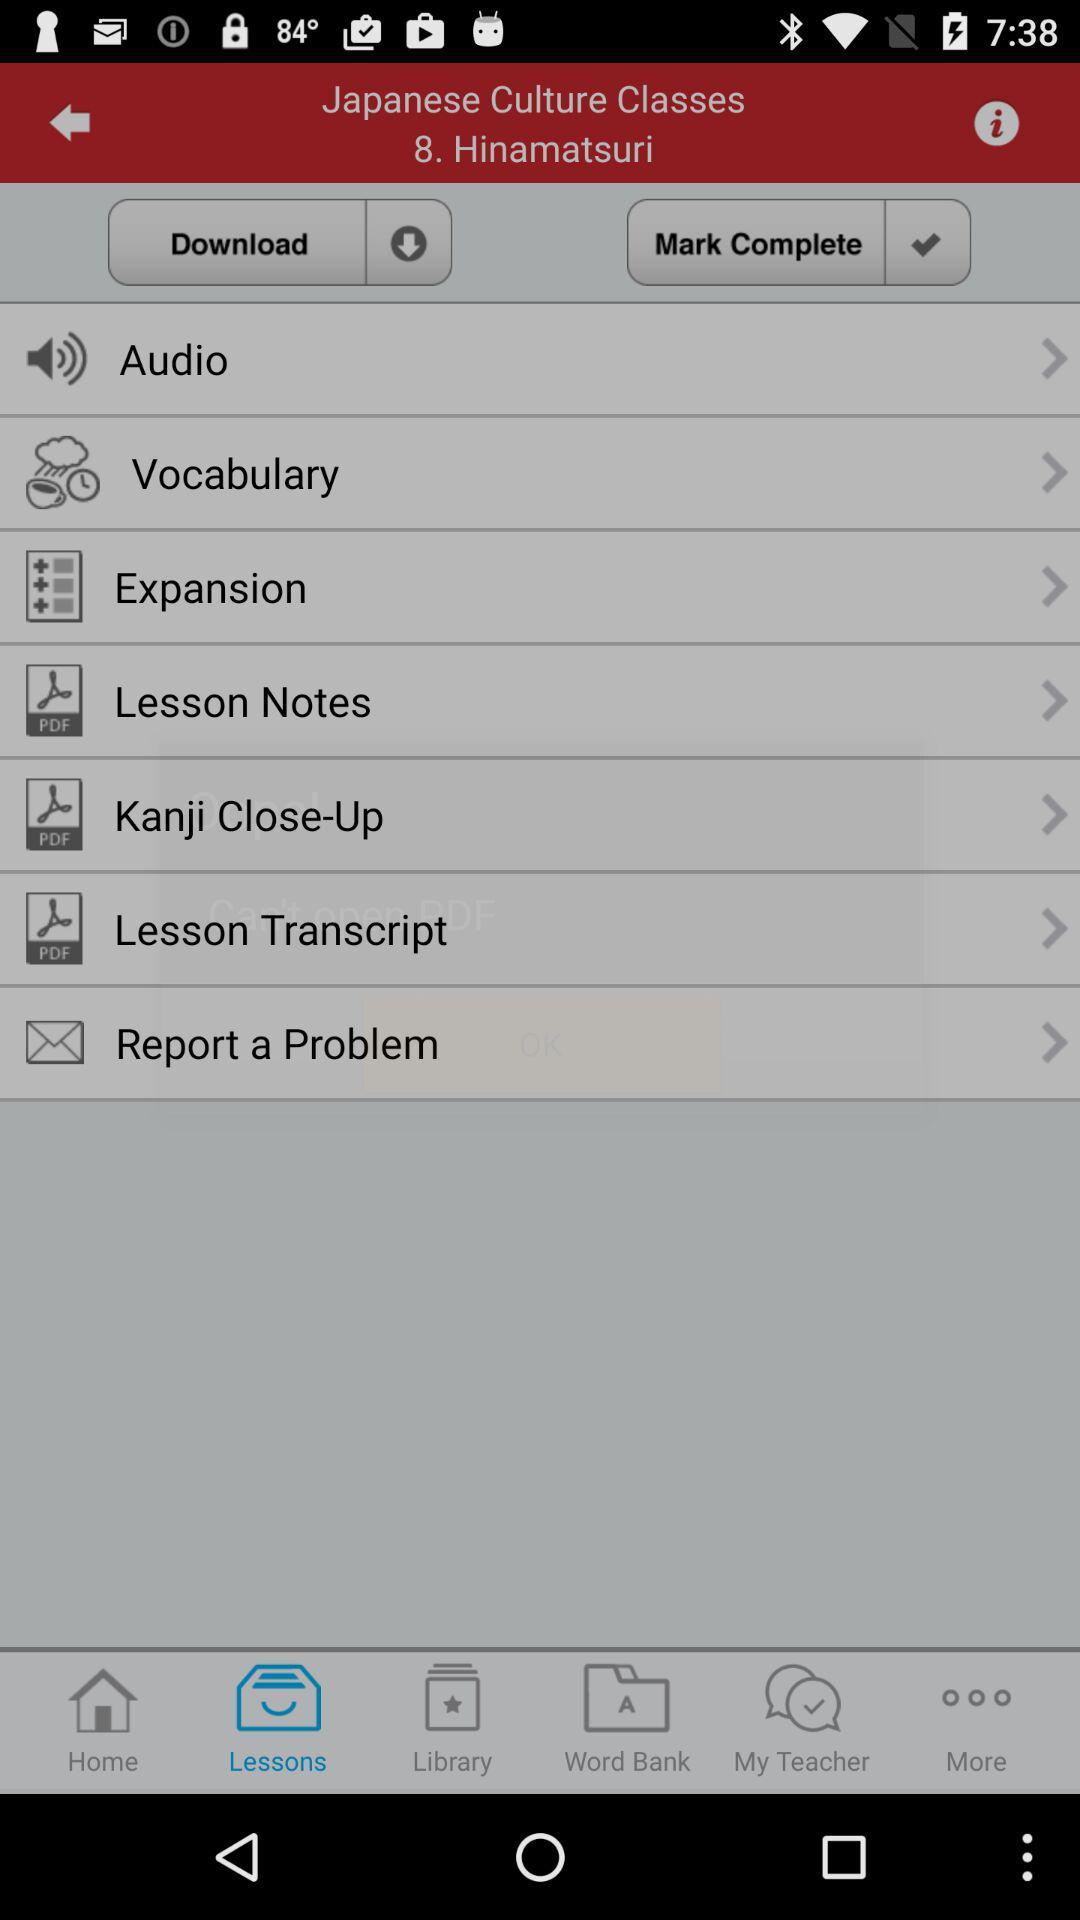  What do you see at coordinates (234, 471) in the screenshot?
I see `the item below audio app` at bounding box center [234, 471].